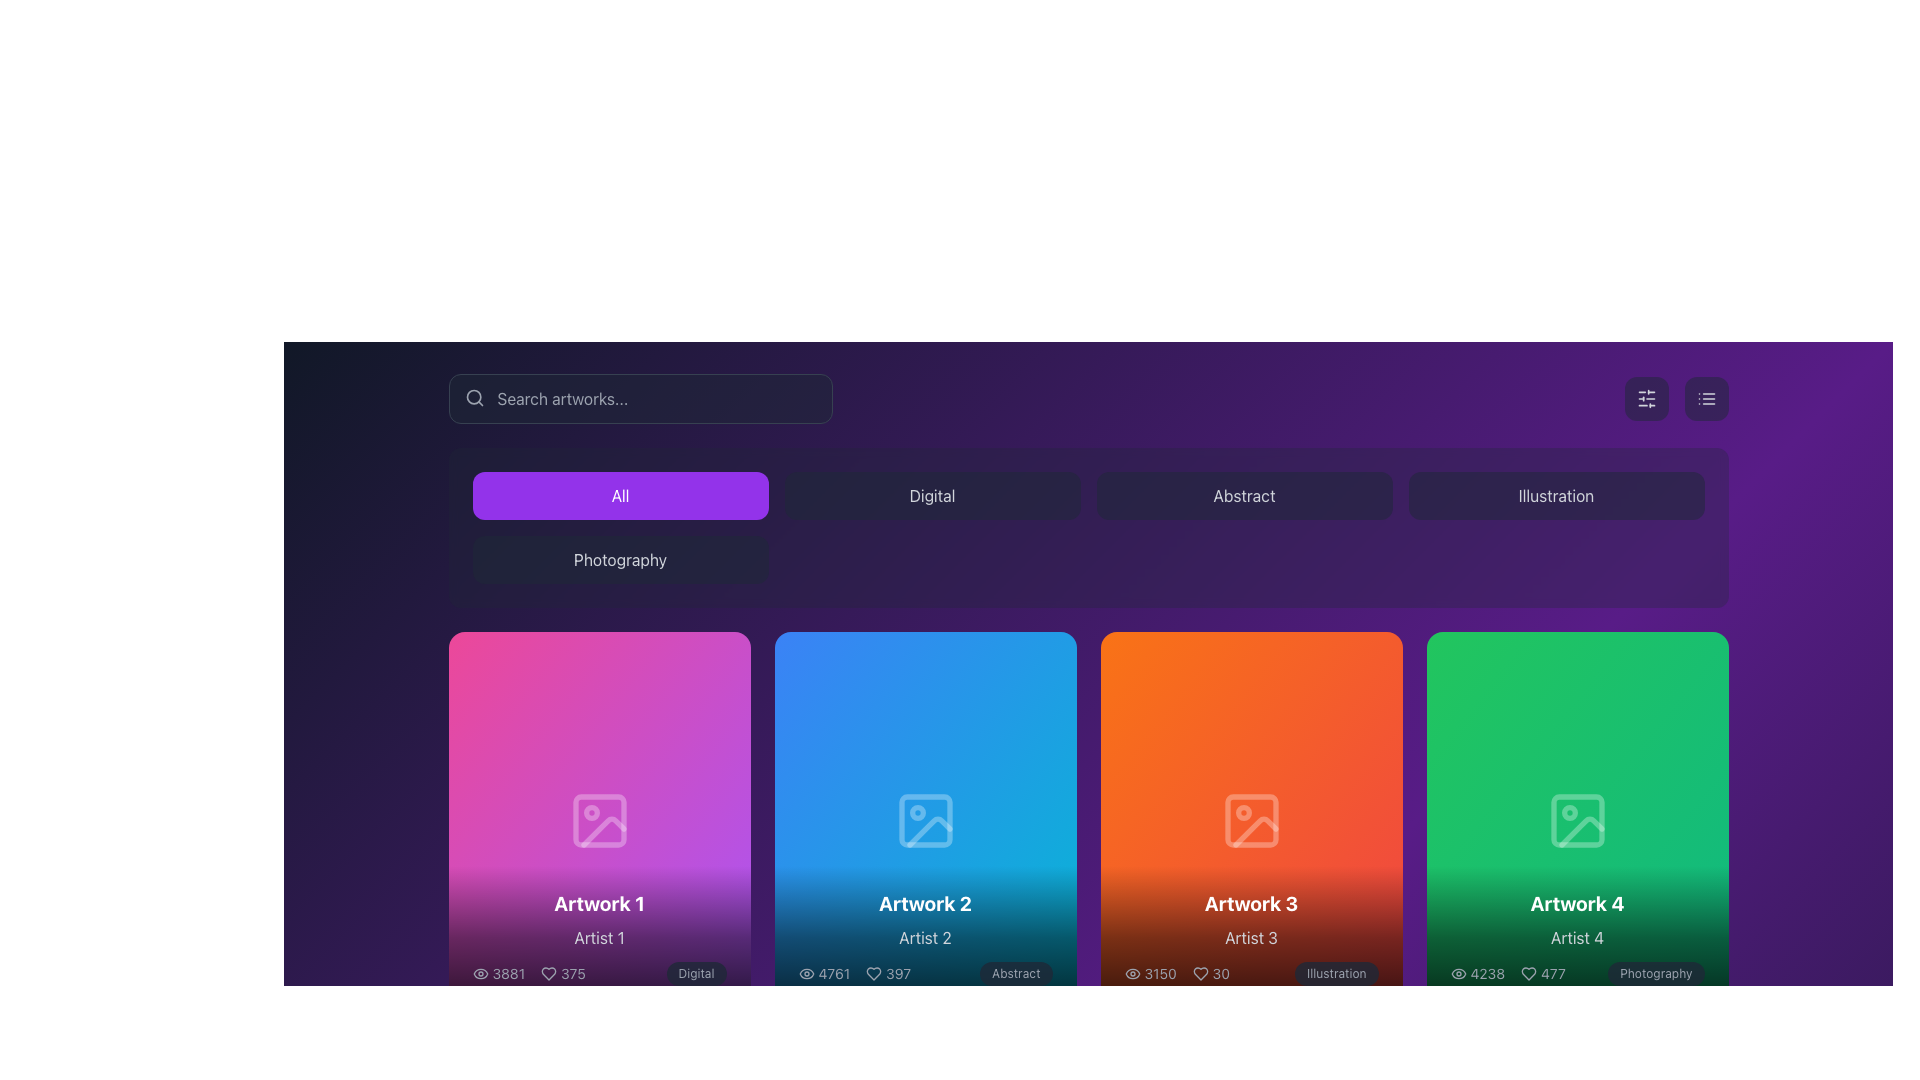 The height and width of the screenshot is (1080, 1920). What do you see at coordinates (1250, 820) in the screenshot?
I see `the small square icon with rounded corners` at bounding box center [1250, 820].